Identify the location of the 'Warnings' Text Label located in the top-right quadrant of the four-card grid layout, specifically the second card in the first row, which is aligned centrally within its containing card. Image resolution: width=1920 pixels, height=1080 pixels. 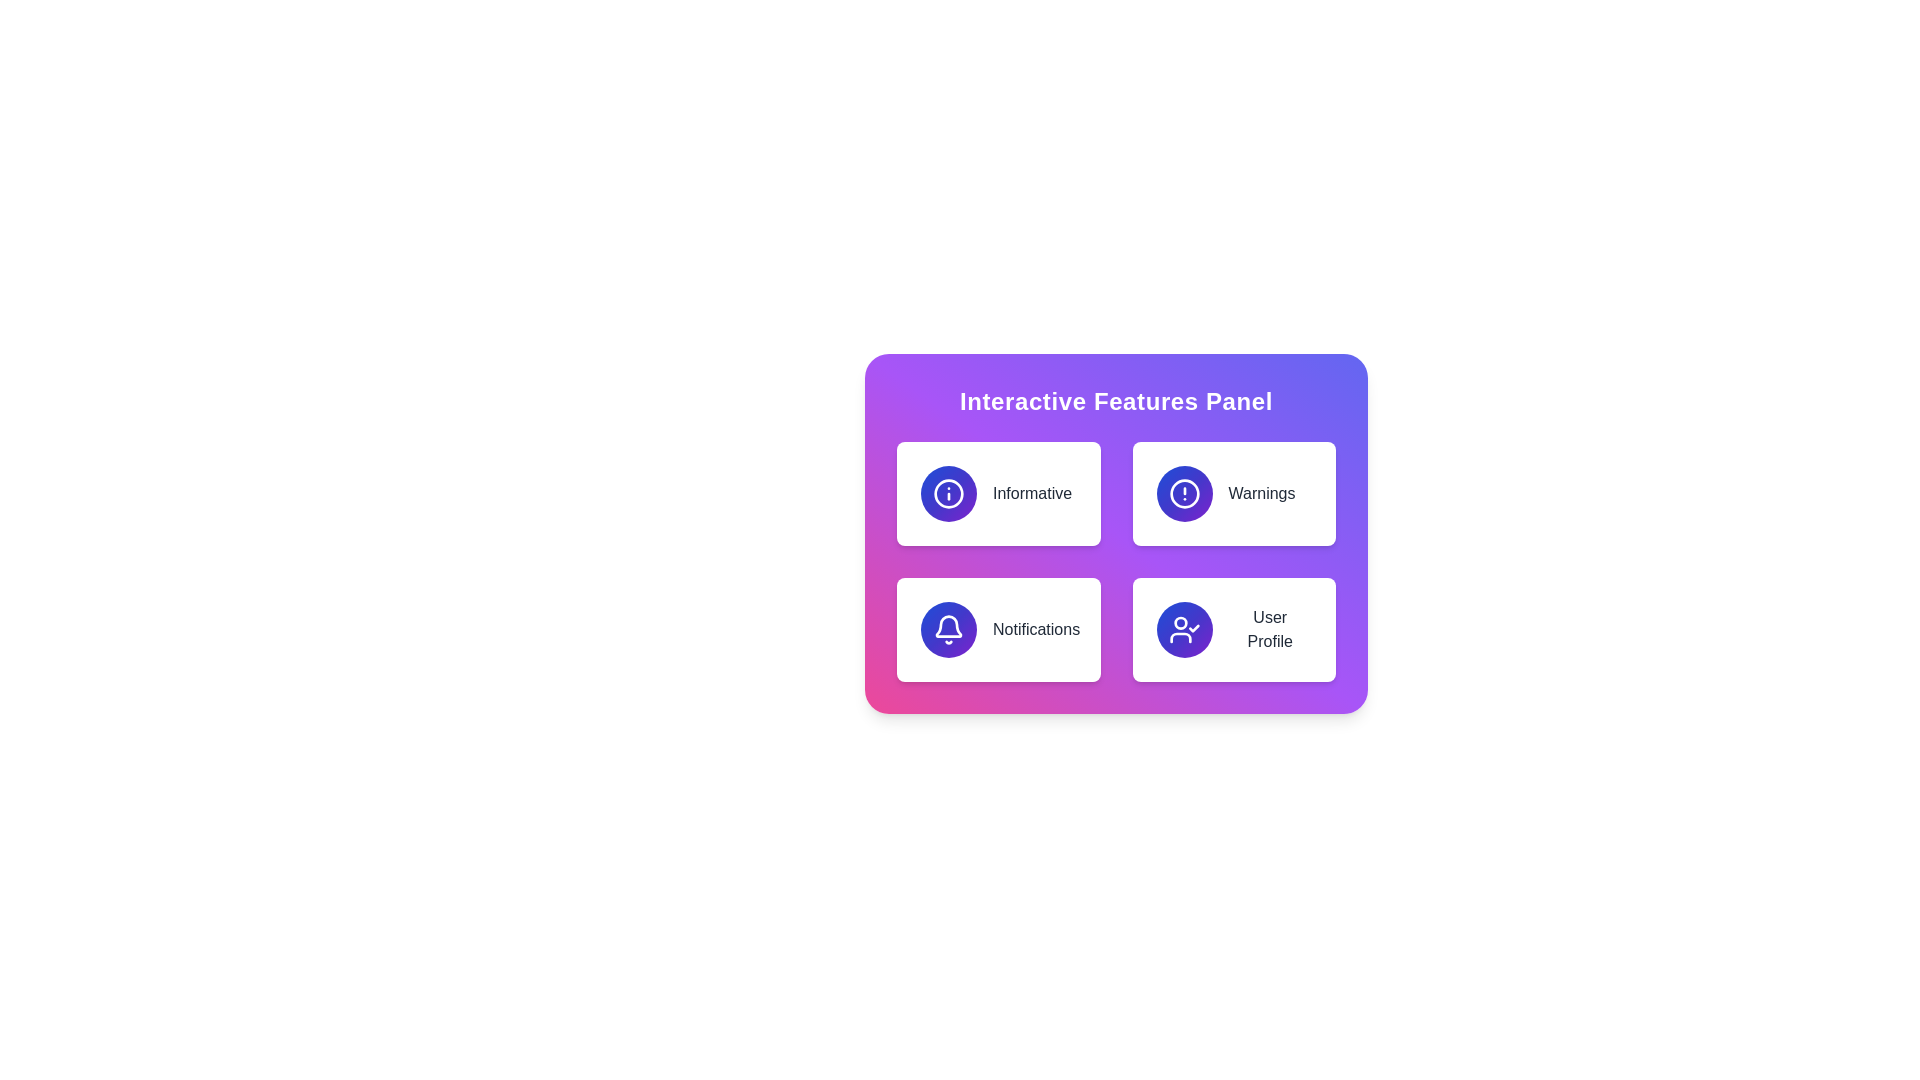
(1261, 493).